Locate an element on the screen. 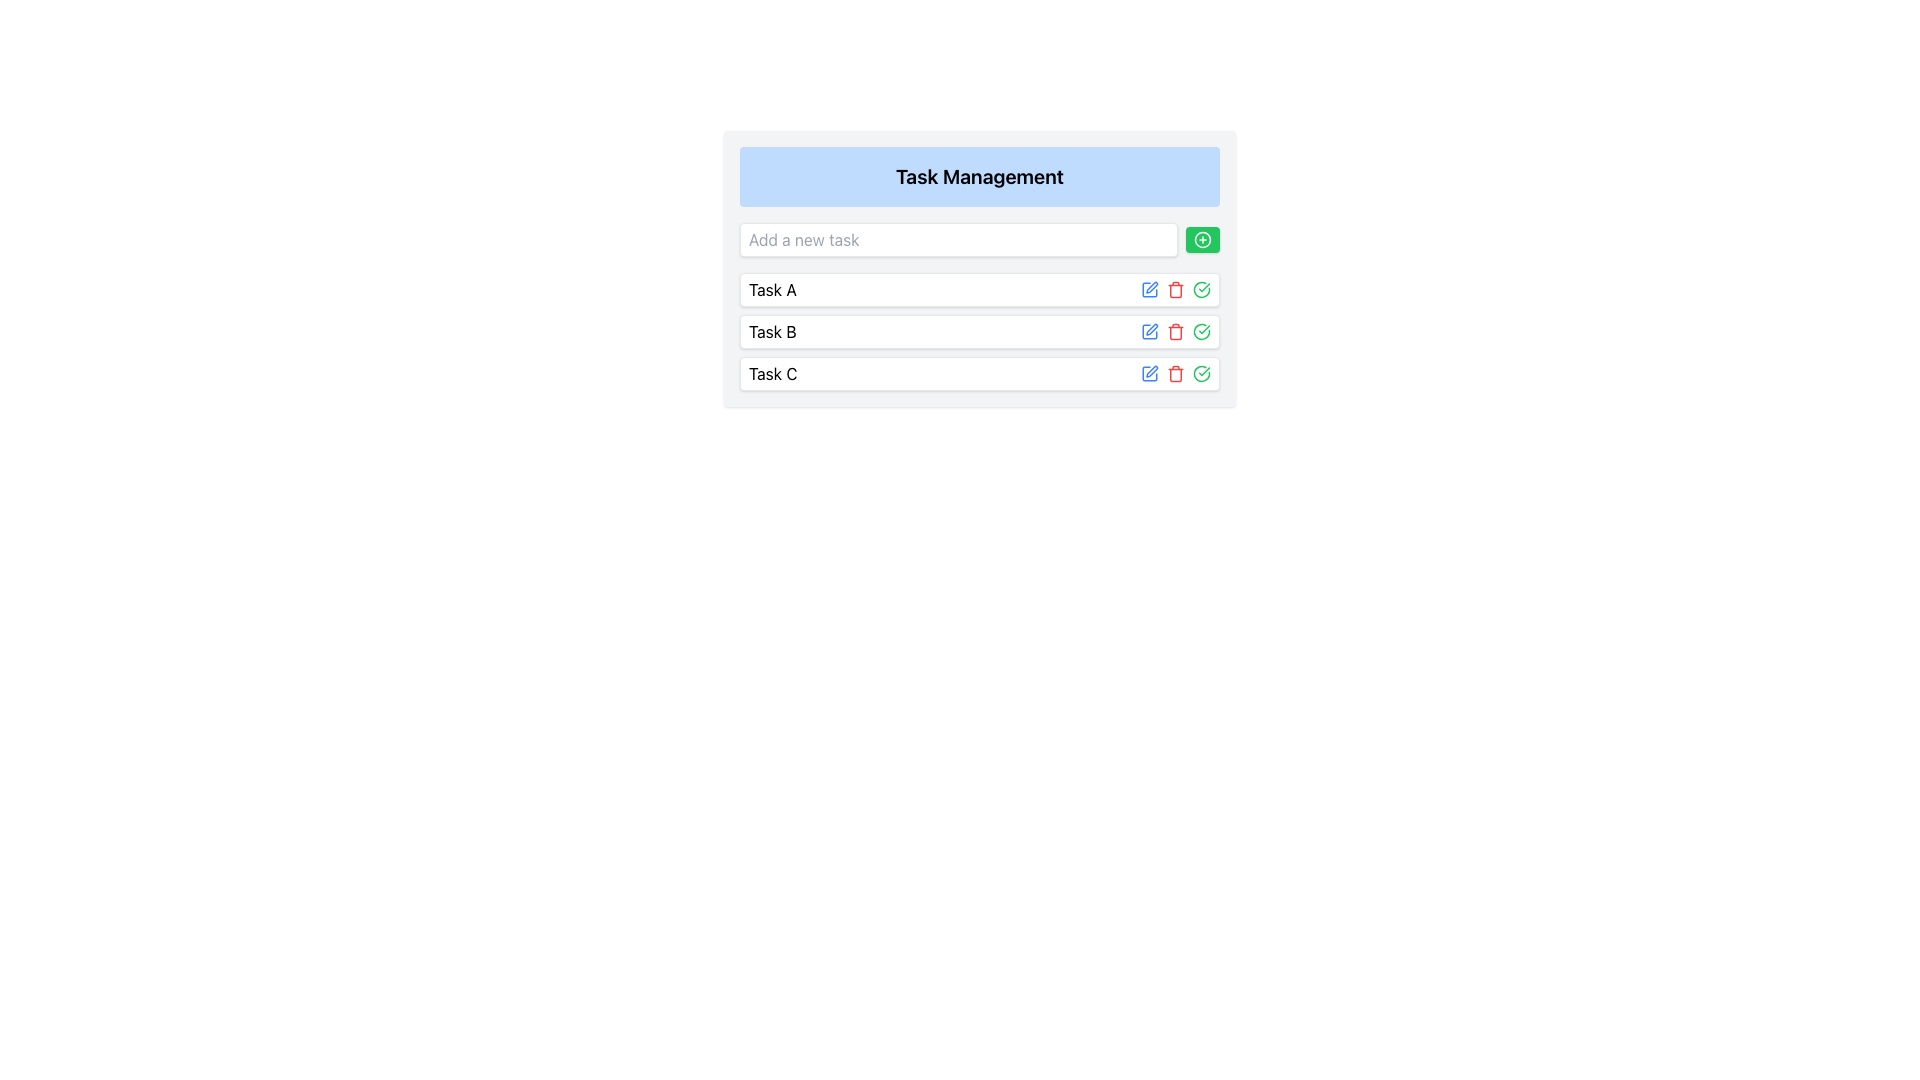 Image resolution: width=1920 pixels, height=1080 pixels. the Text label displaying 'Task C' is located at coordinates (772, 374).